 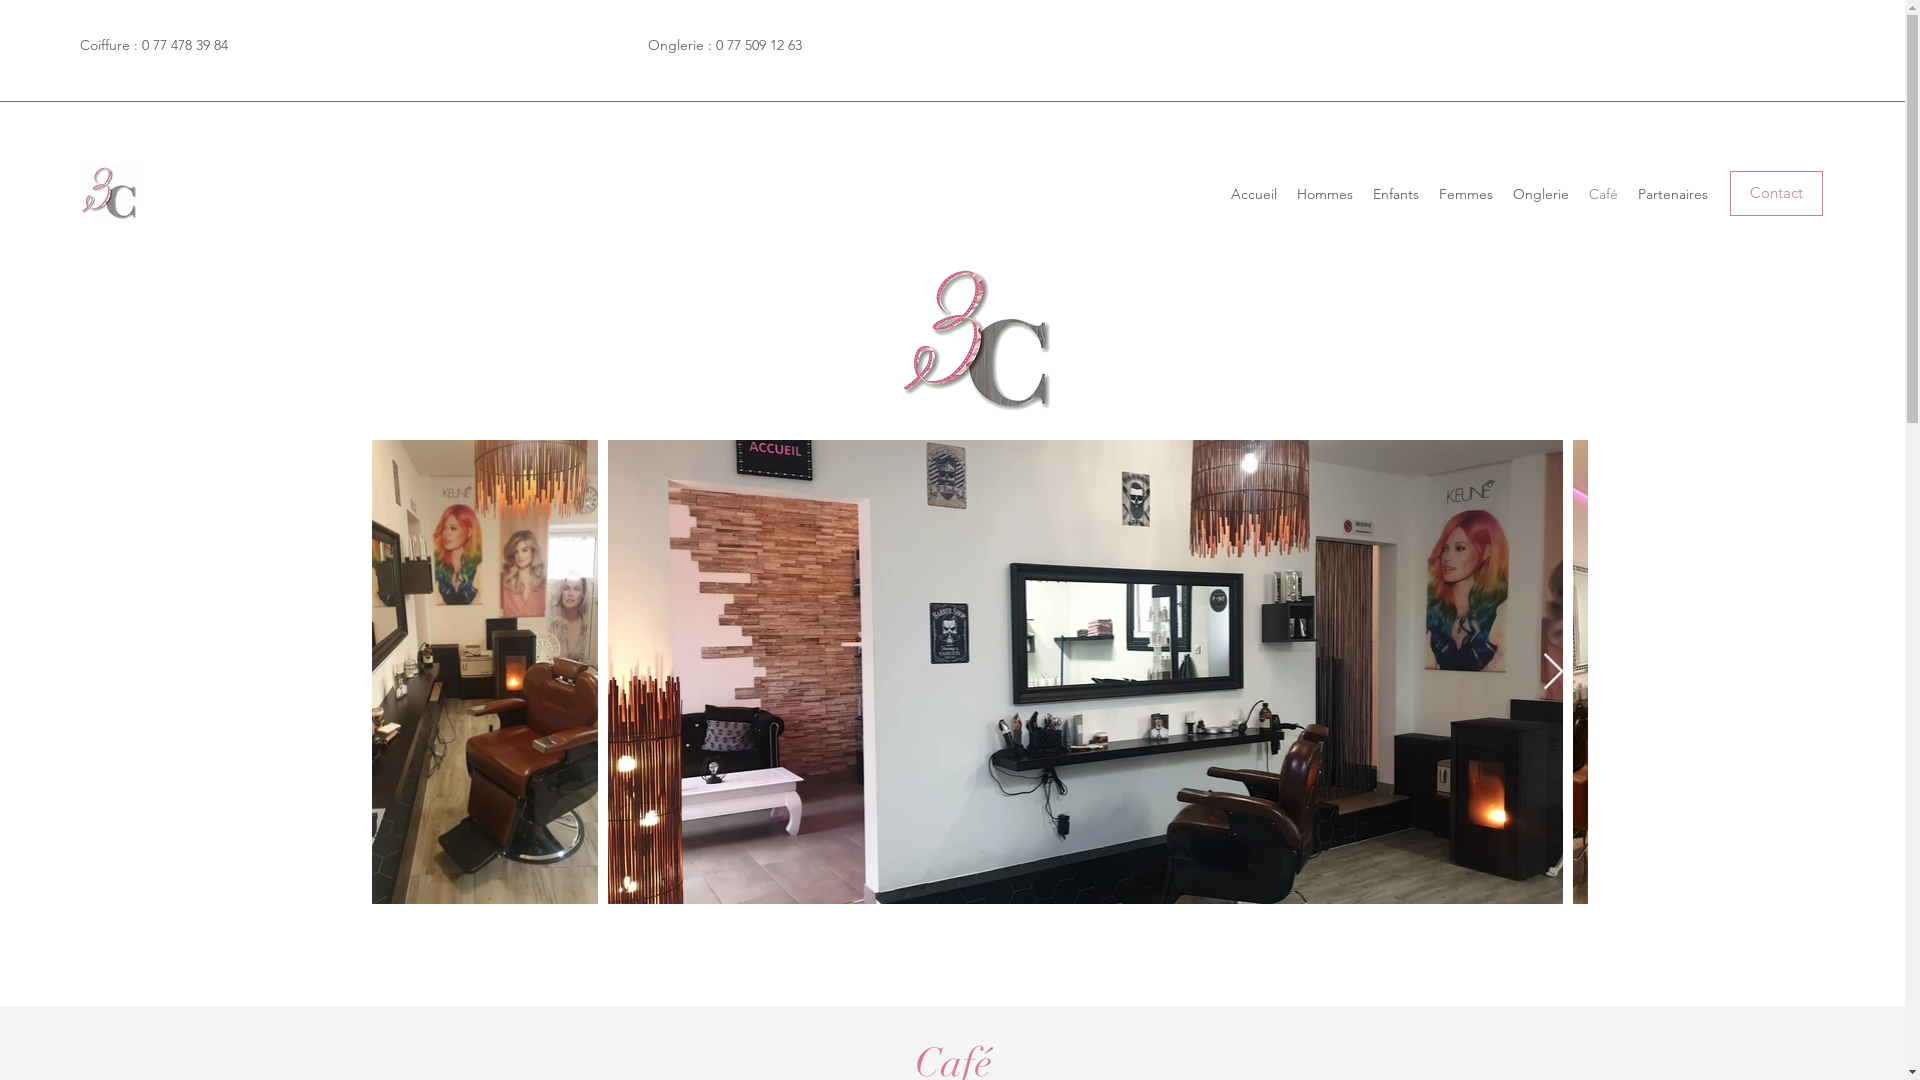 What do you see at coordinates (1465, 193) in the screenshot?
I see `'Femmes'` at bounding box center [1465, 193].